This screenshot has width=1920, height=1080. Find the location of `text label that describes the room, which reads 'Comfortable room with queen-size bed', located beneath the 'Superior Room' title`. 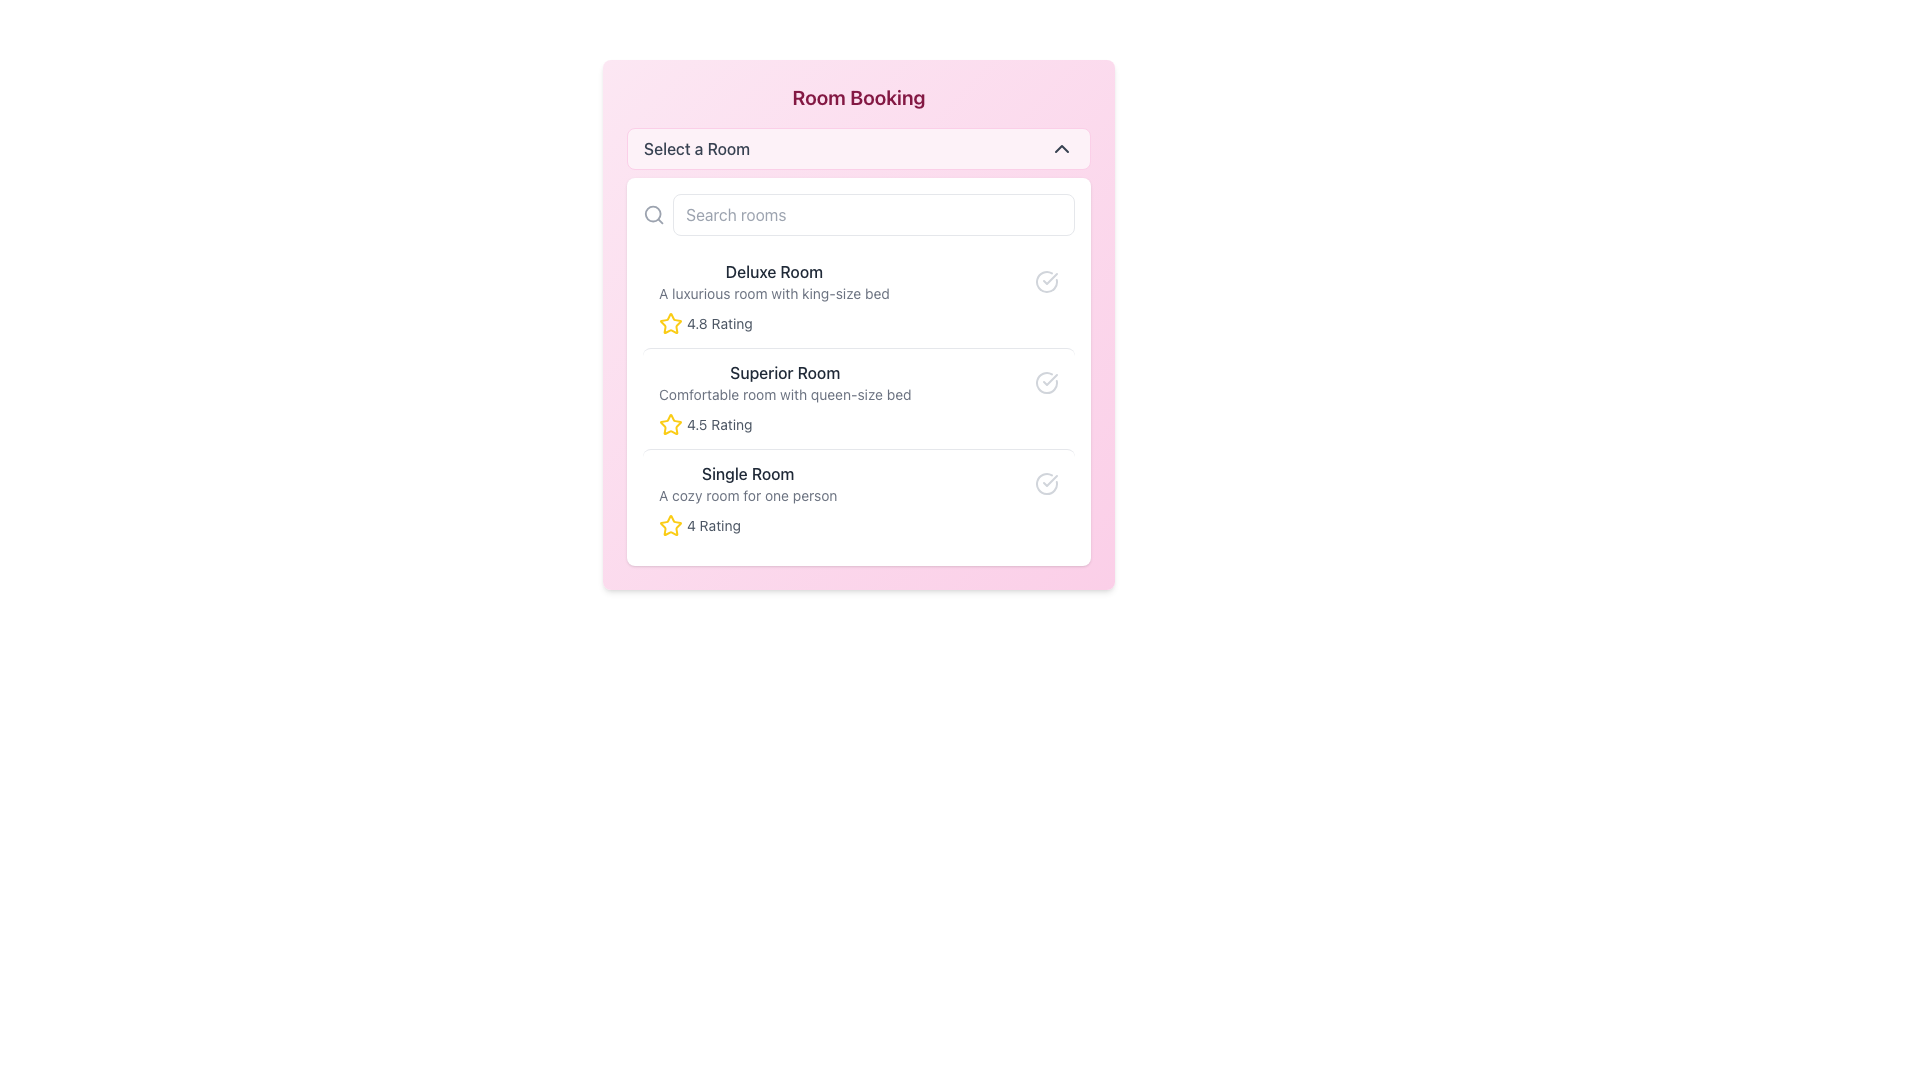

text label that describes the room, which reads 'Comfortable room with queen-size bed', located beneath the 'Superior Room' title is located at coordinates (784, 394).